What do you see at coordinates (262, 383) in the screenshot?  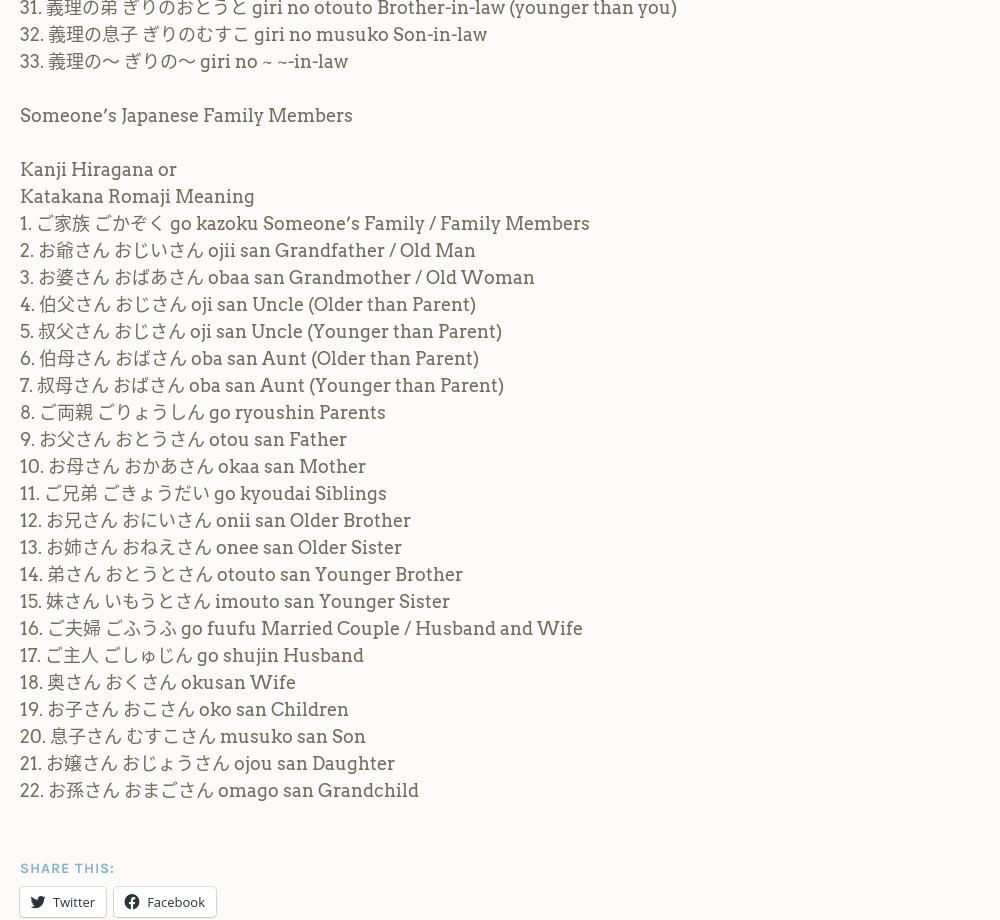 I see `'7.	叔母さん	おばさん	oba san	Aunt (Younger than Parent)'` at bounding box center [262, 383].